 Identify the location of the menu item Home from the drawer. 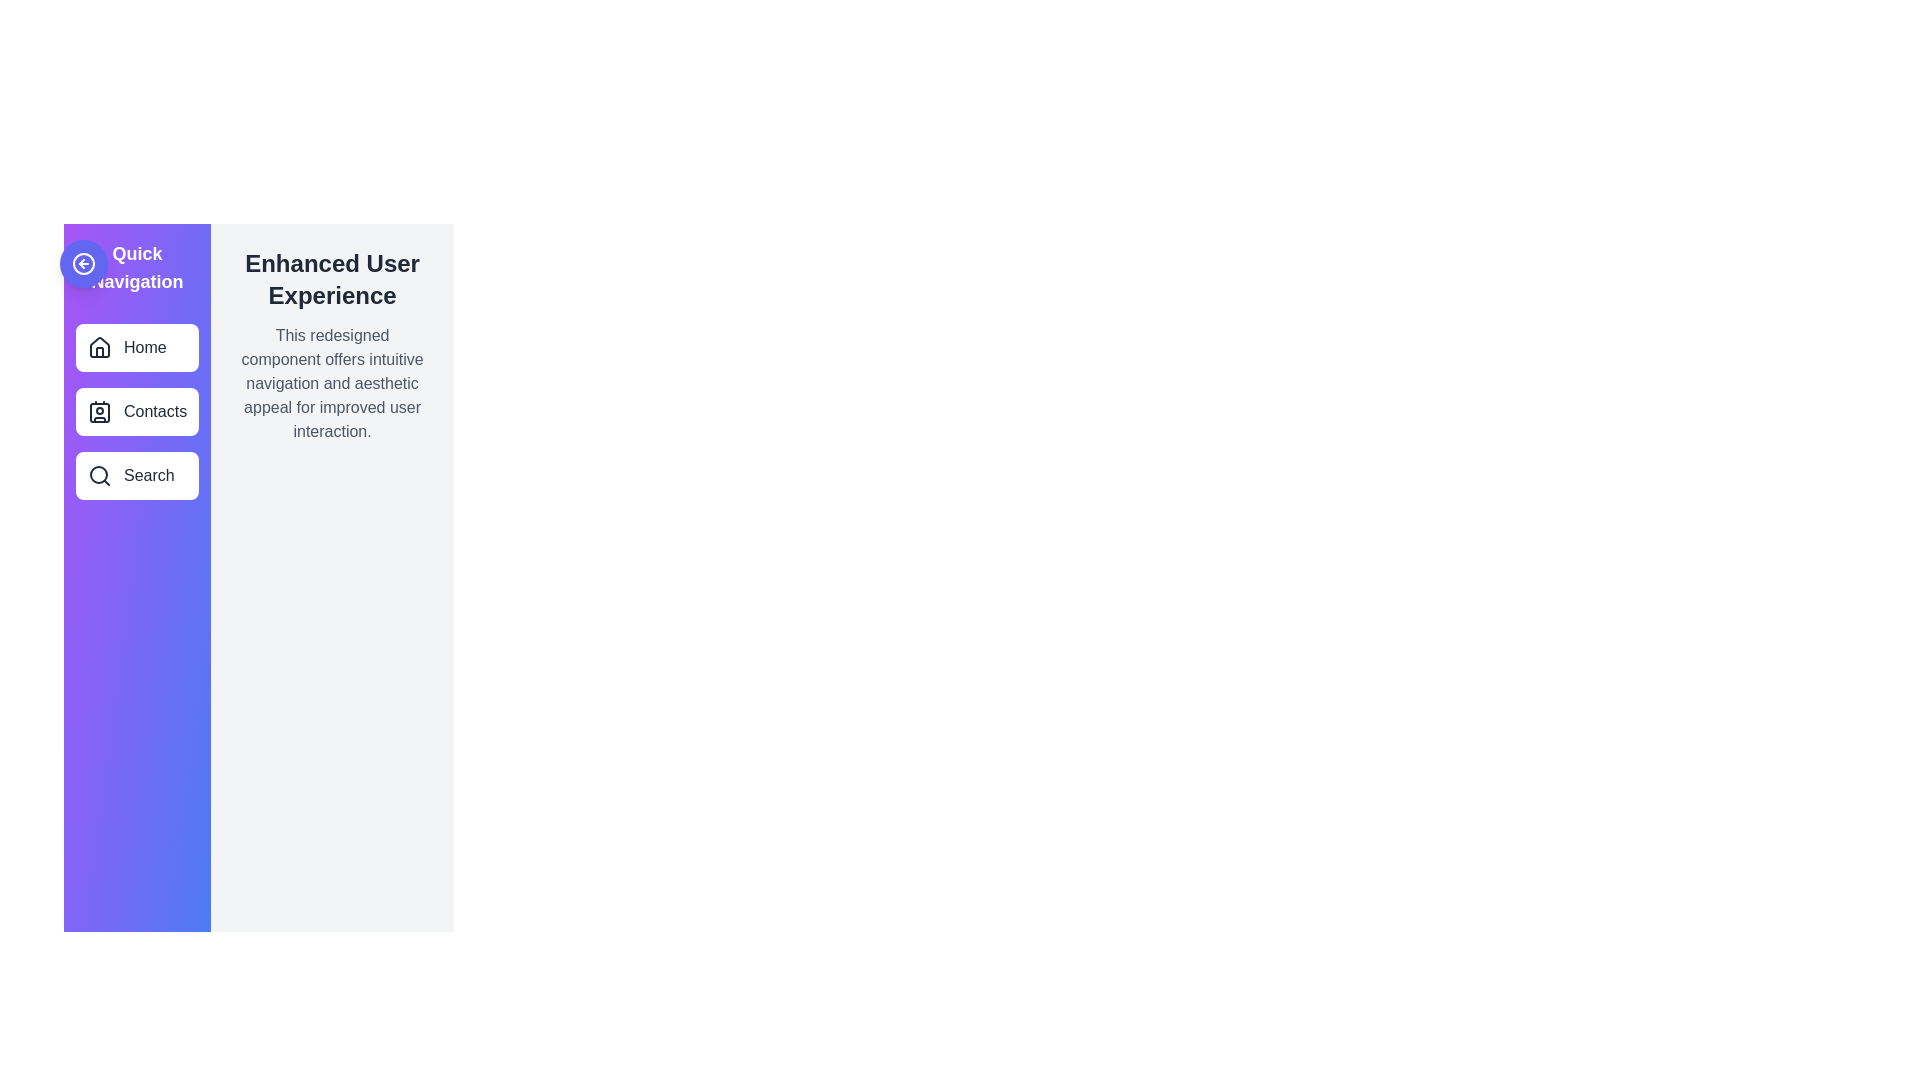
(136, 346).